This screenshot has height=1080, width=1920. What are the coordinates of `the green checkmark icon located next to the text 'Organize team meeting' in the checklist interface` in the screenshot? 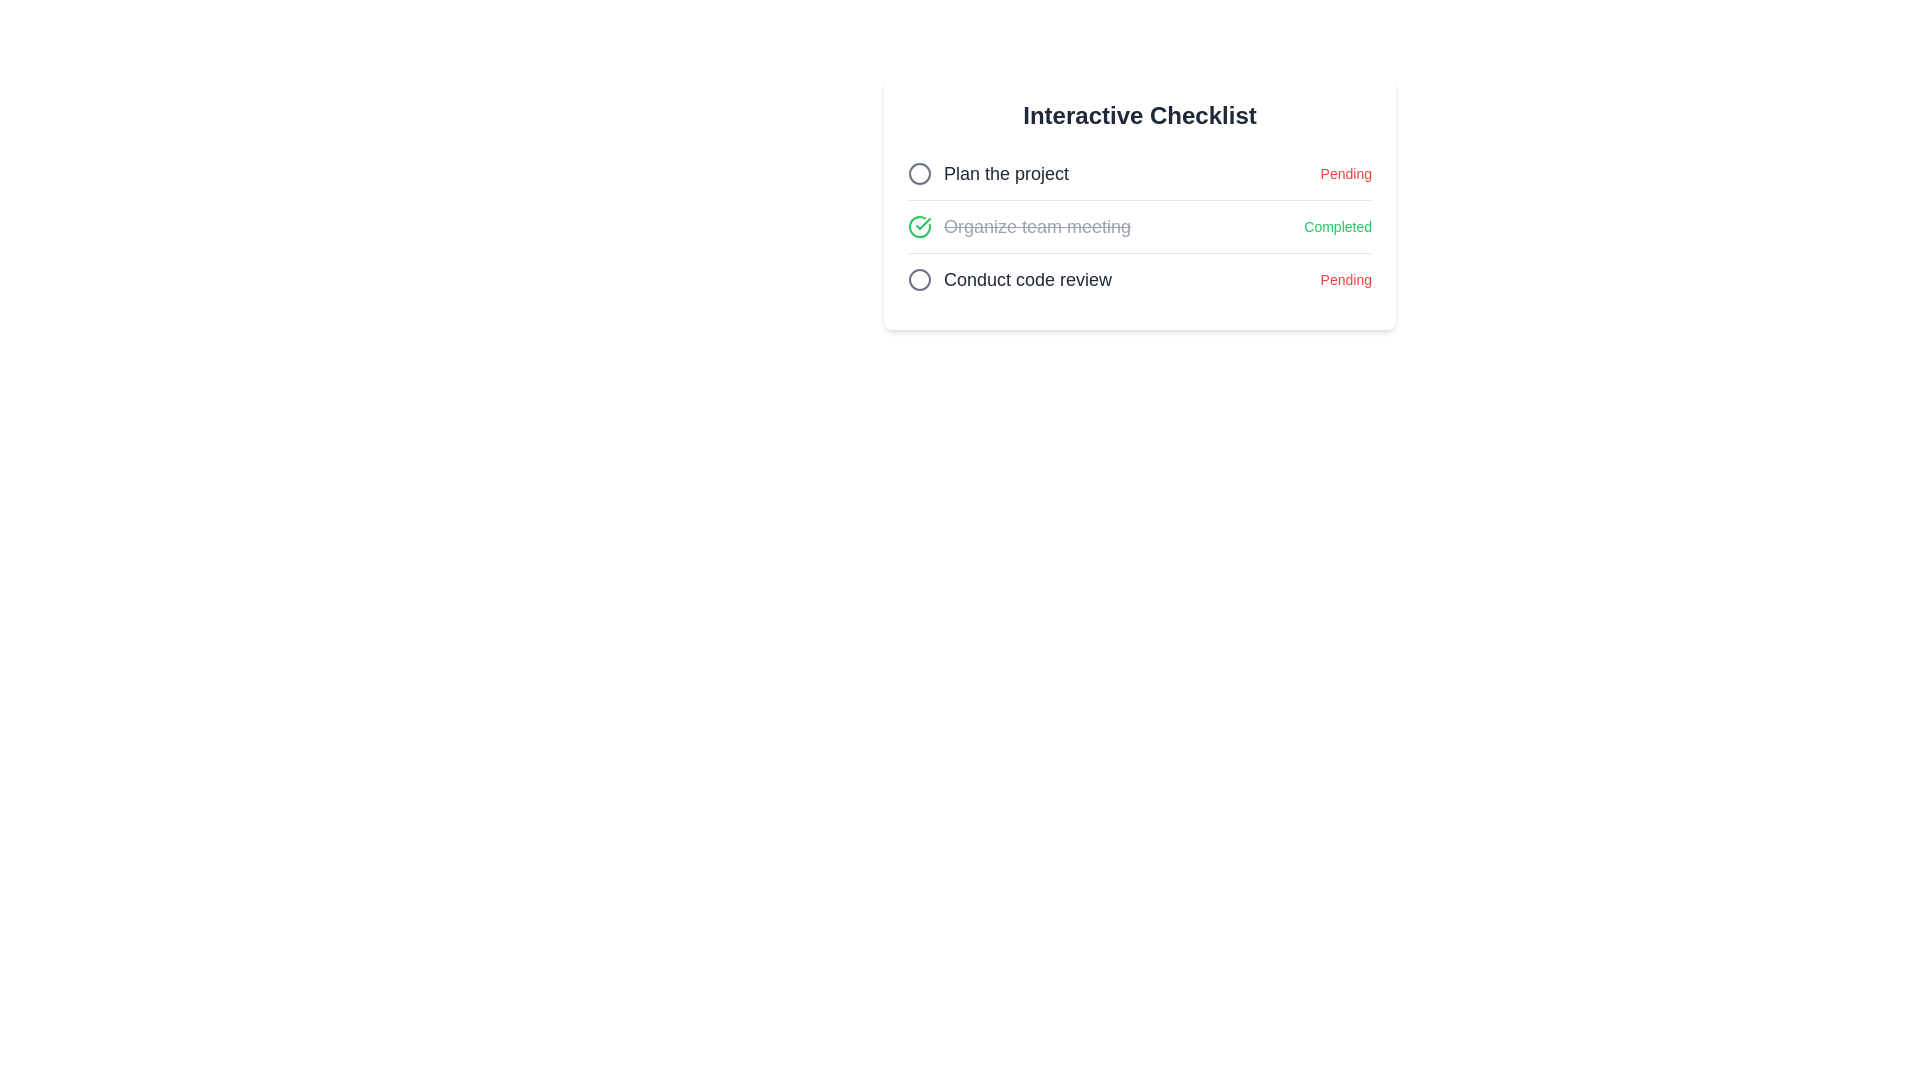 It's located at (922, 223).